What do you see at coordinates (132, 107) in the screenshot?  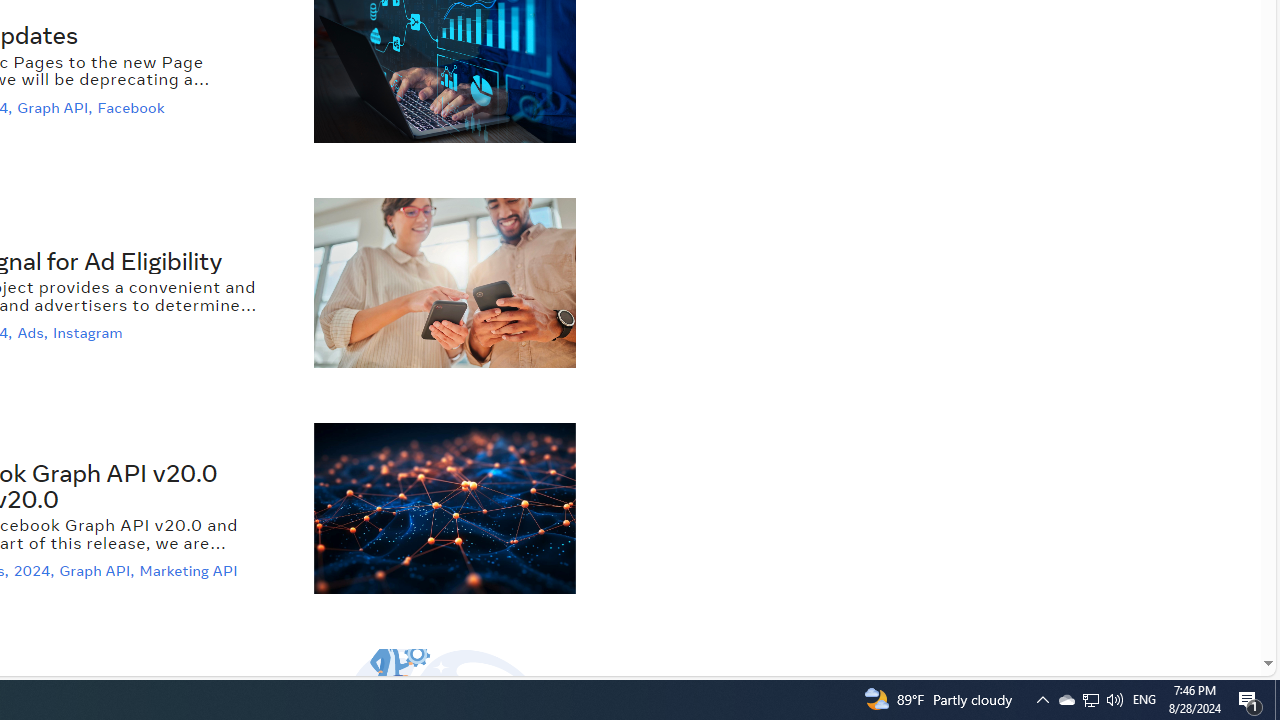 I see `'Facebook'` at bounding box center [132, 107].